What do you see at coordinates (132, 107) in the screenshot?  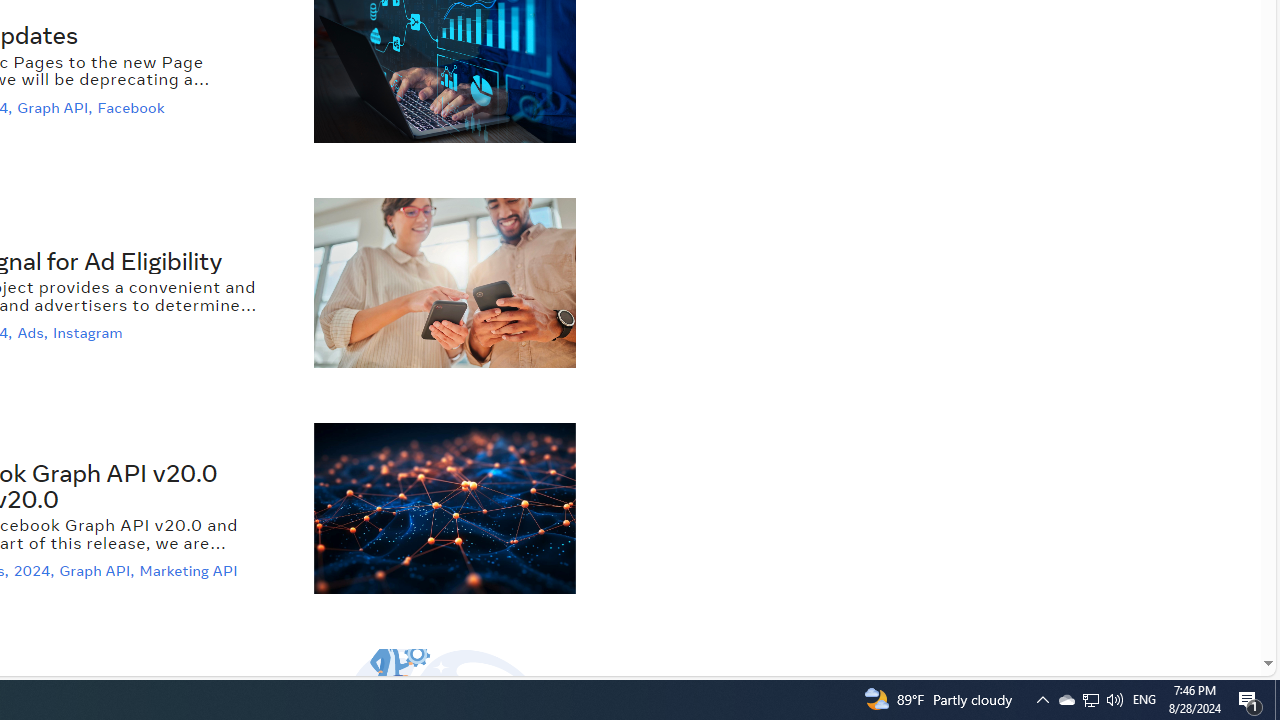 I see `'Facebook'` at bounding box center [132, 107].